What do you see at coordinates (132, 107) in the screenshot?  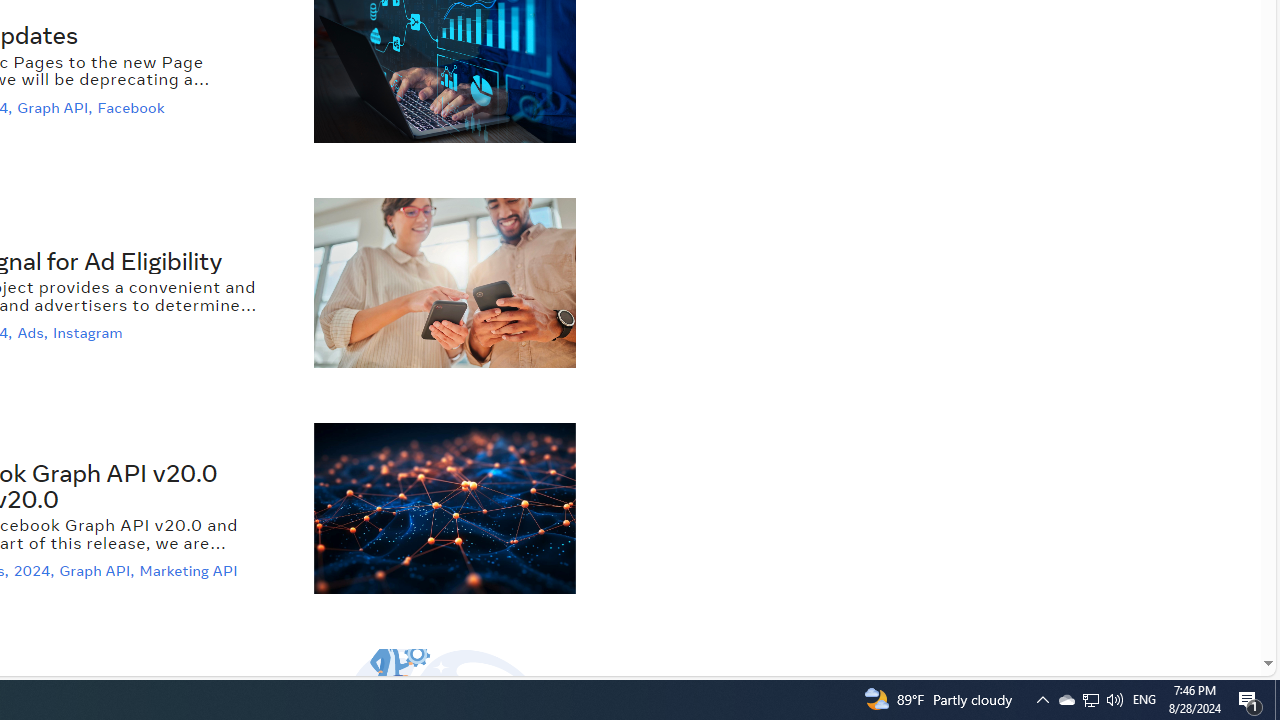 I see `'Facebook'` at bounding box center [132, 107].